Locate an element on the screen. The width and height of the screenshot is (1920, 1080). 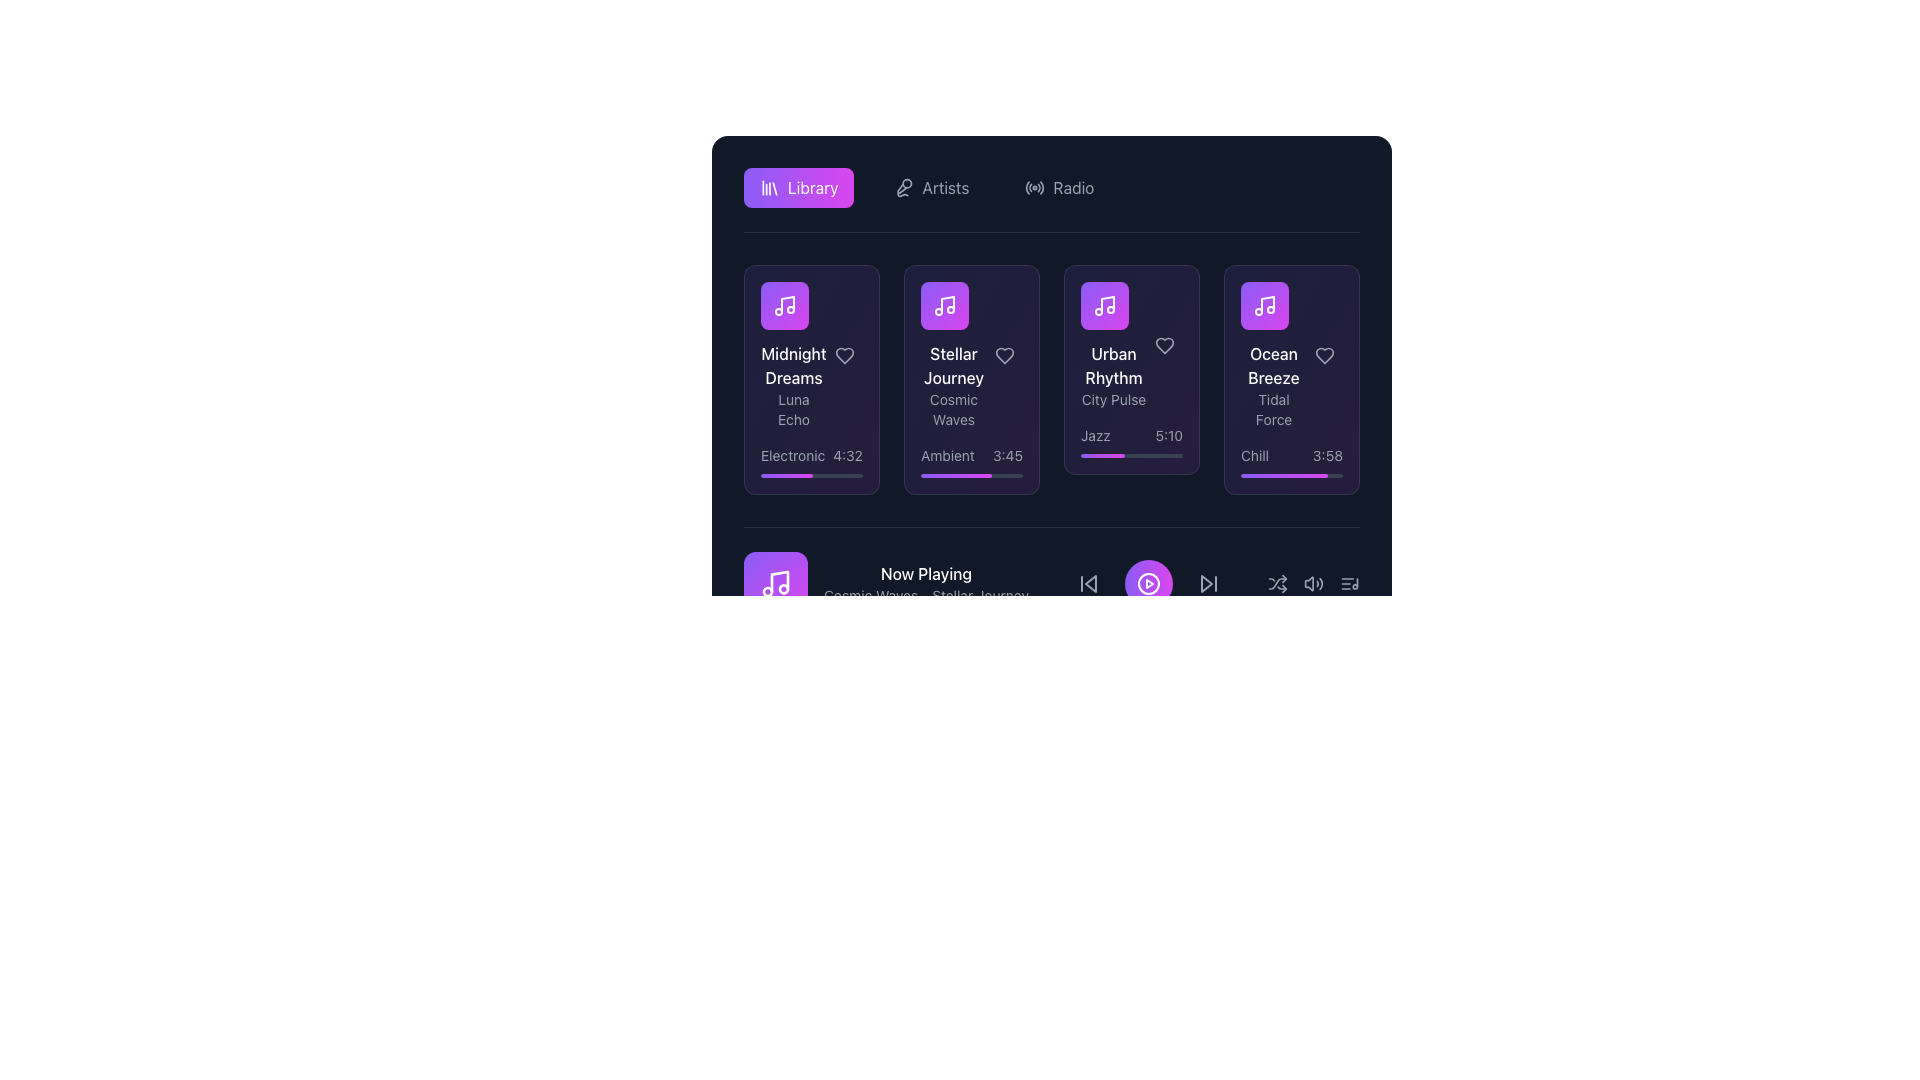
the forward navigation button, which is styled gray and transitions to white on hover, located is located at coordinates (1207, 583).